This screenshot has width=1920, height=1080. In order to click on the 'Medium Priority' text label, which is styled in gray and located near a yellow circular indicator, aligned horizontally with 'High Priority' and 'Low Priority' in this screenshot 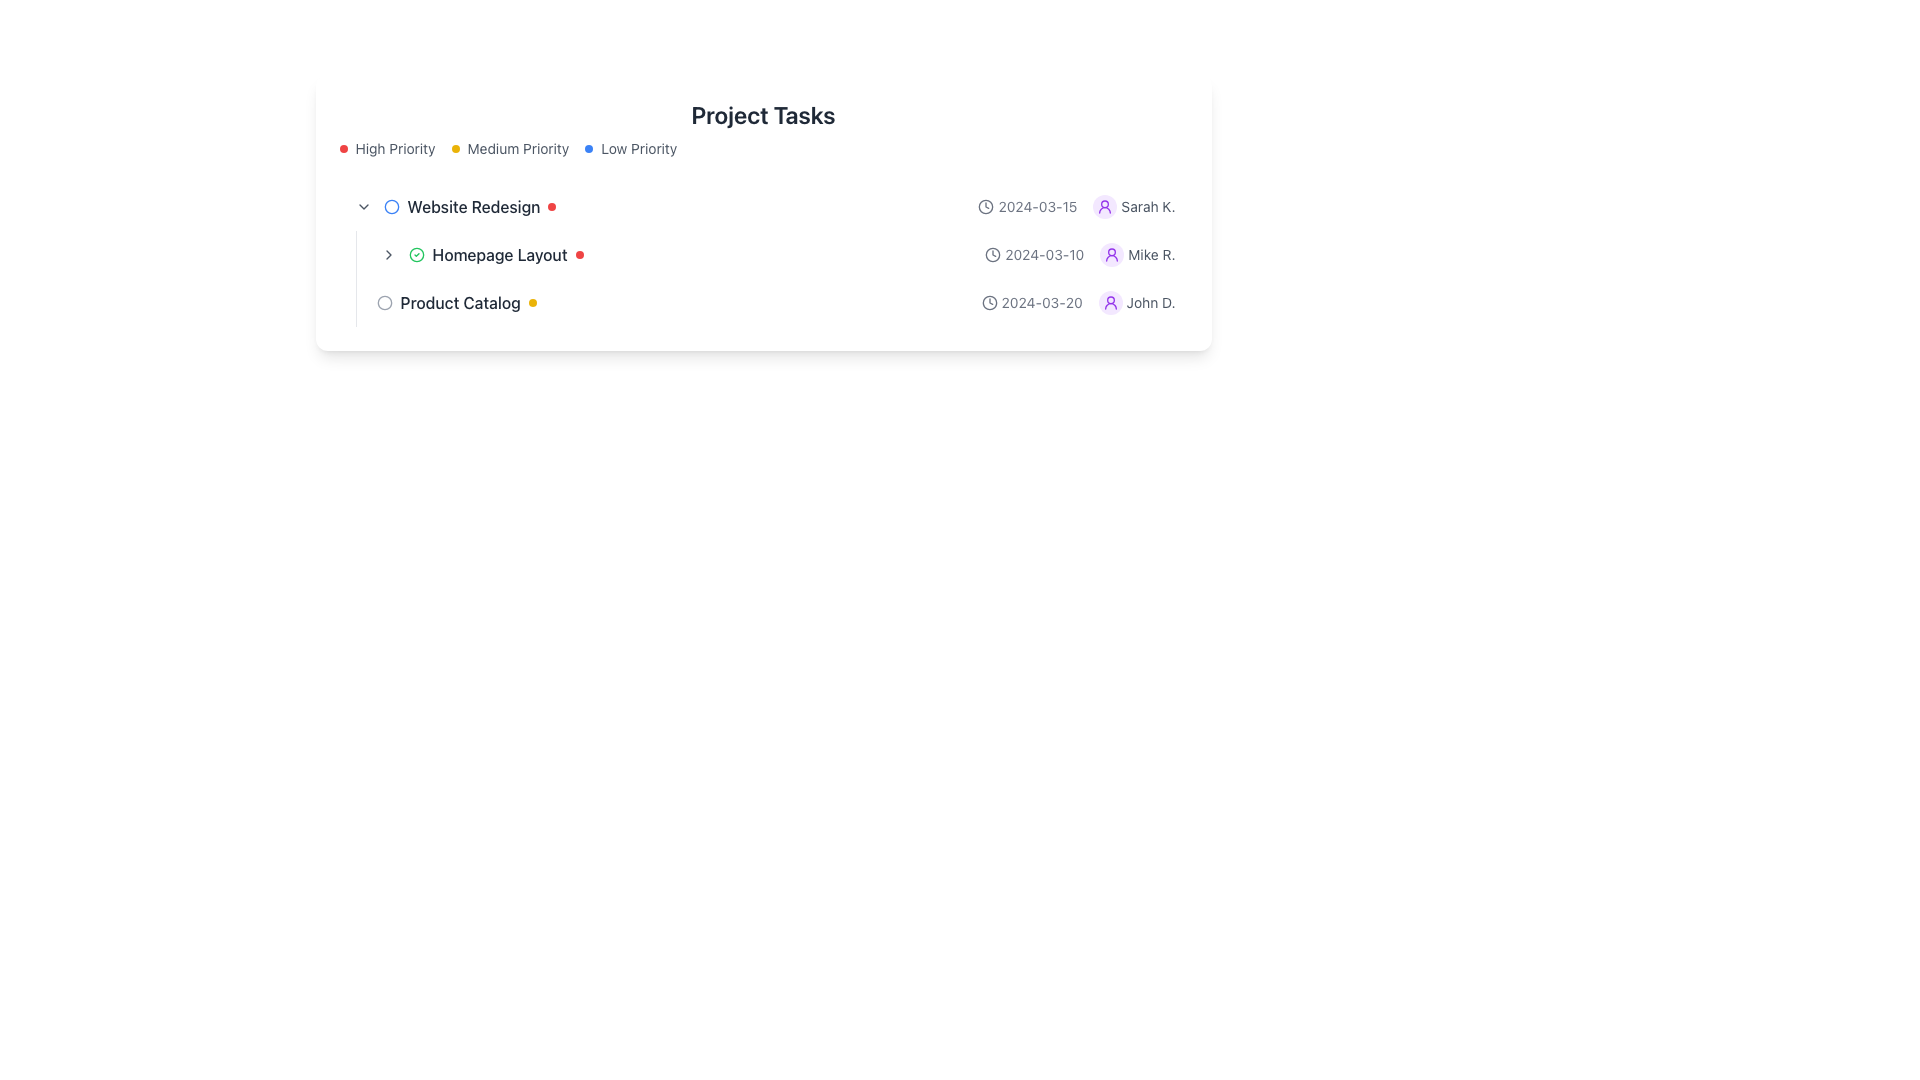, I will do `click(518, 148)`.